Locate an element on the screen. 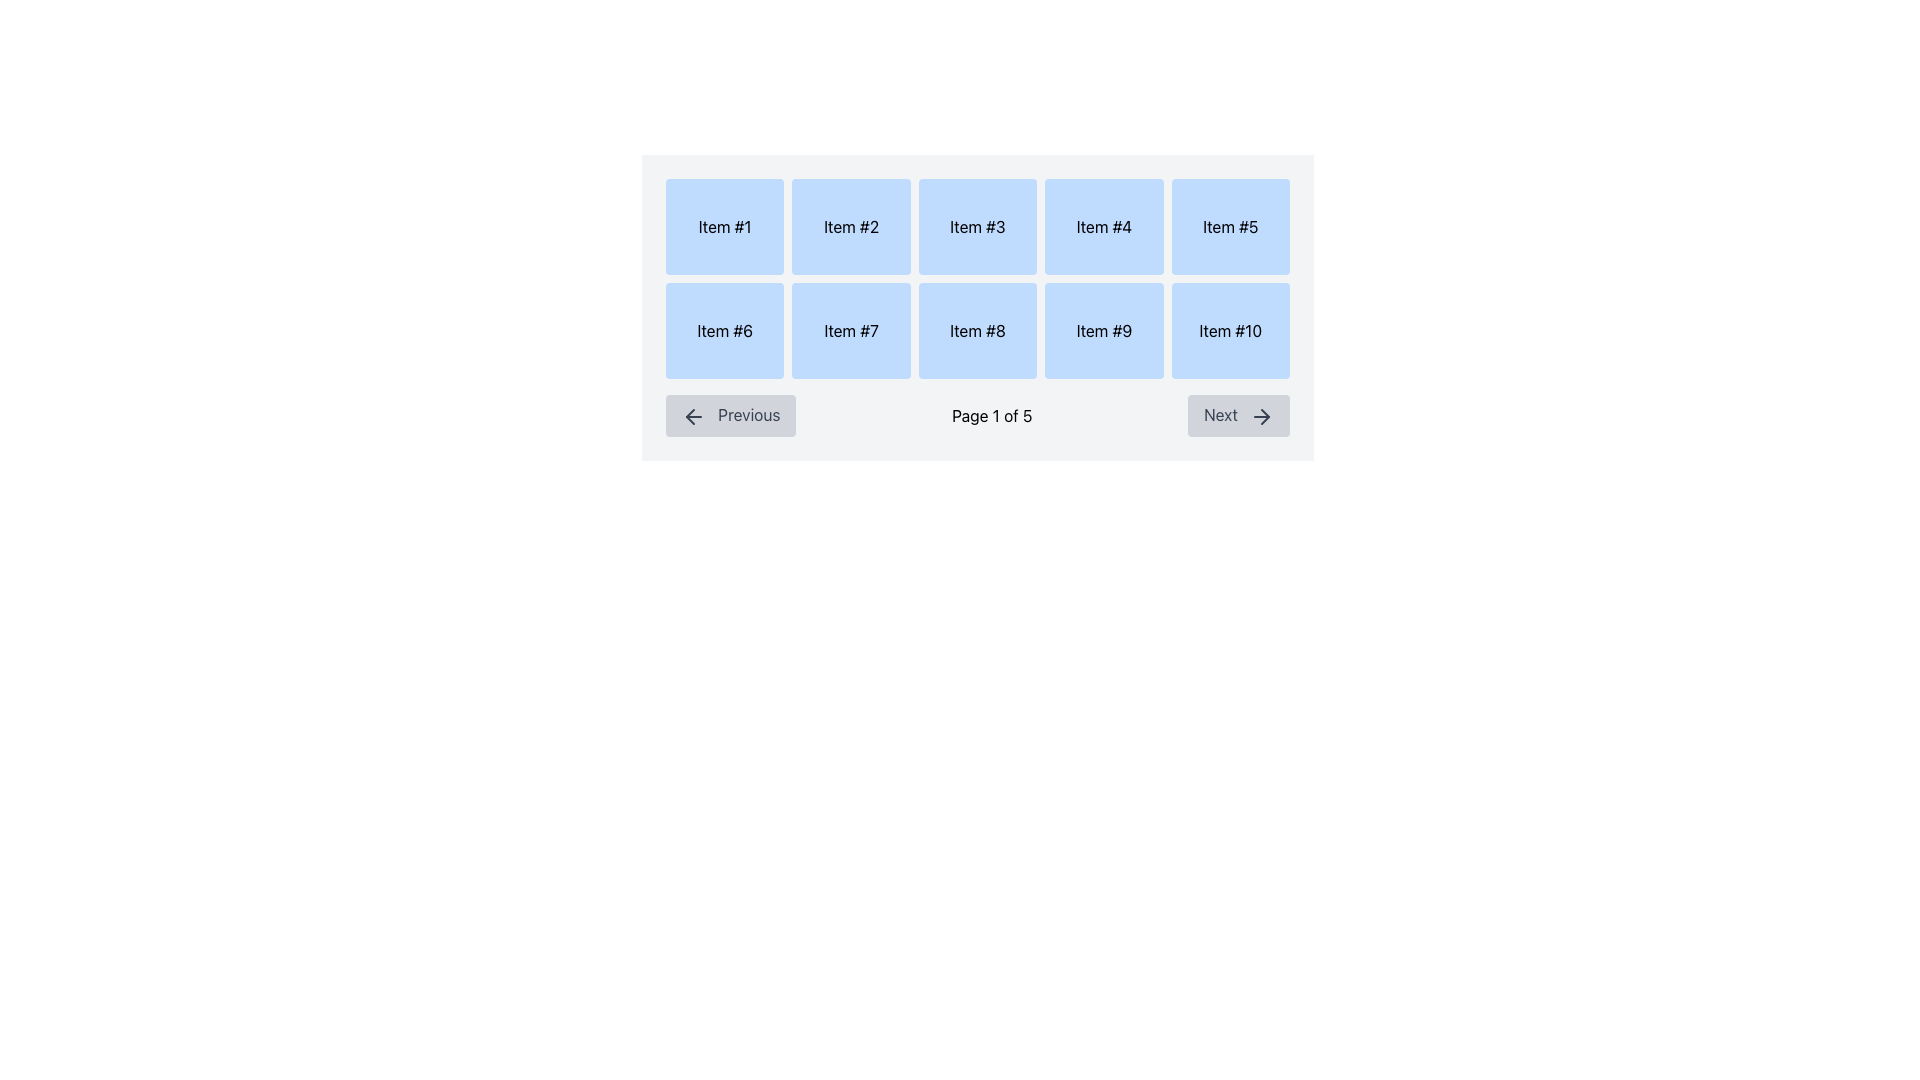  the disabled 'Previous' button located on the left side of the pagination control panel, which is styled to indicate it is inactive is located at coordinates (730, 414).